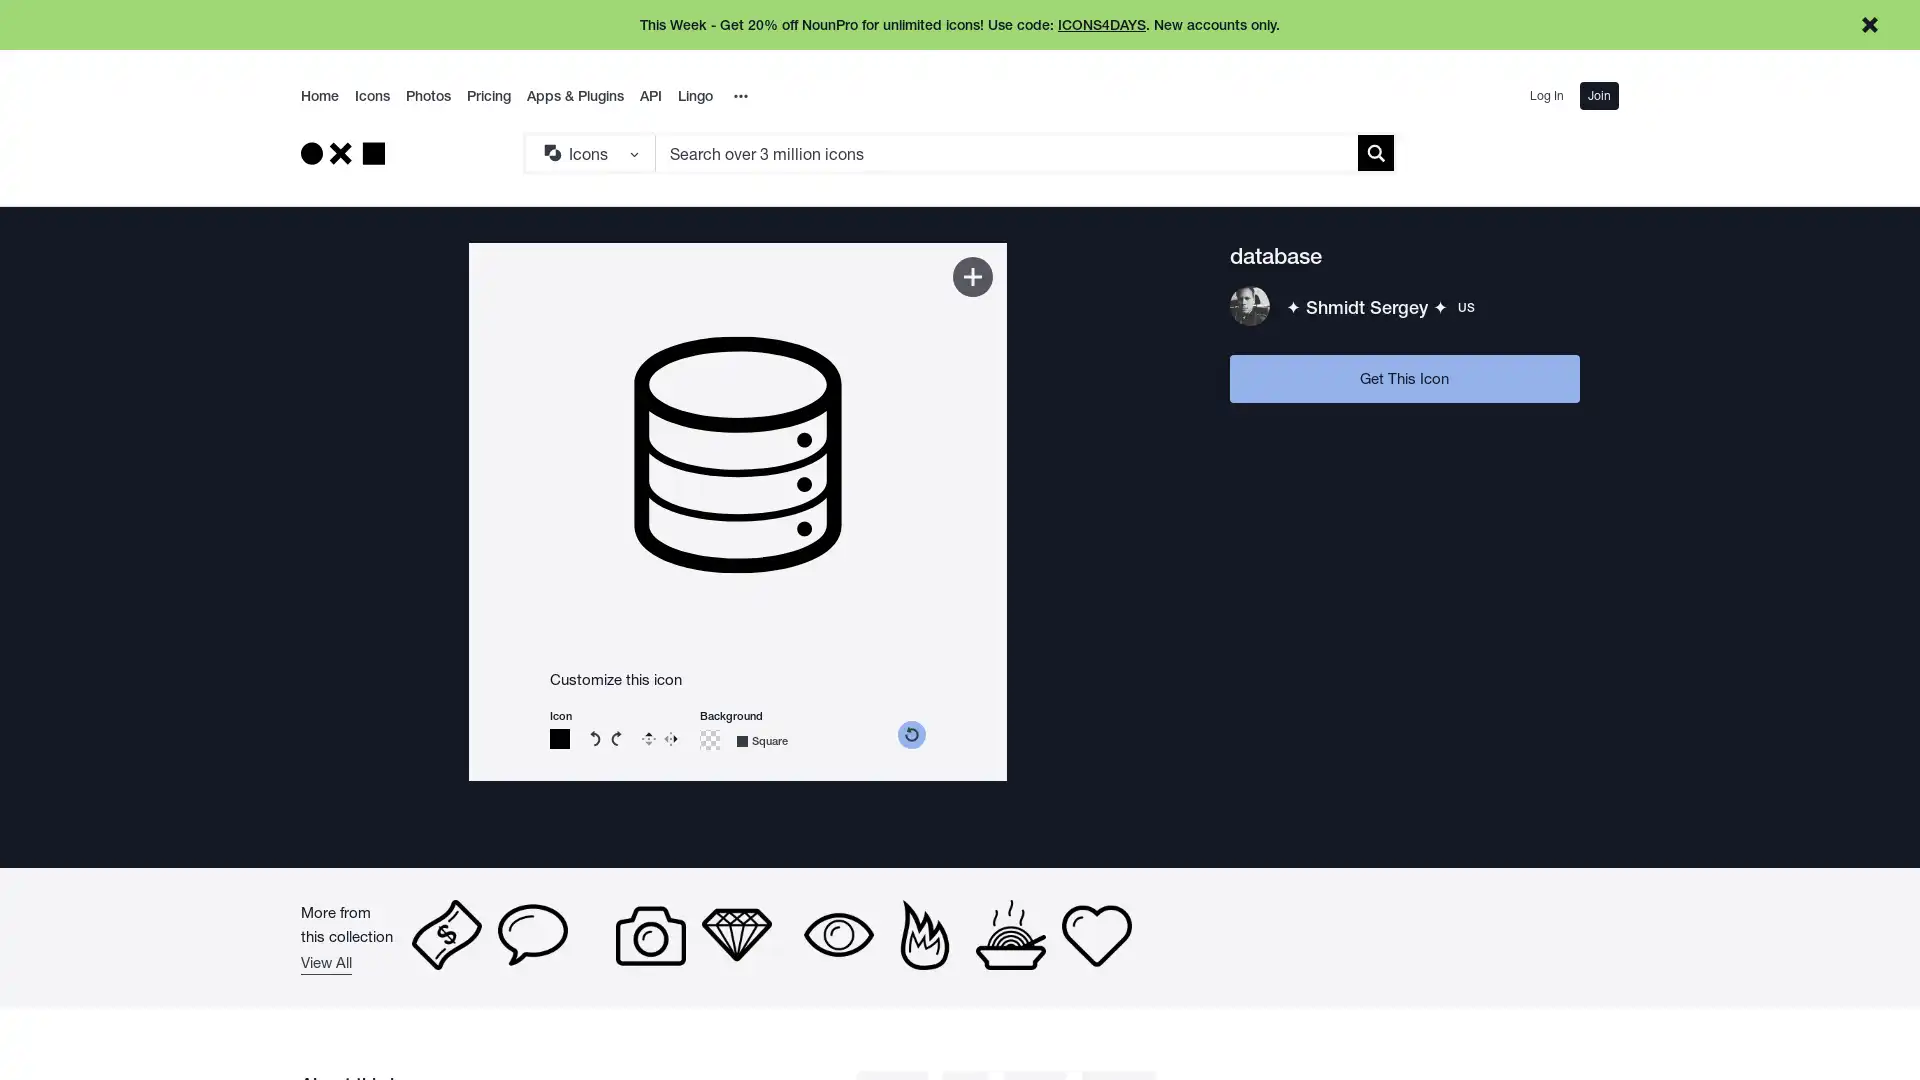 This screenshot has height=1080, width=1920. What do you see at coordinates (739, 96) in the screenshot?
I see `Overflow Menu` at bounding box center [739, 96].